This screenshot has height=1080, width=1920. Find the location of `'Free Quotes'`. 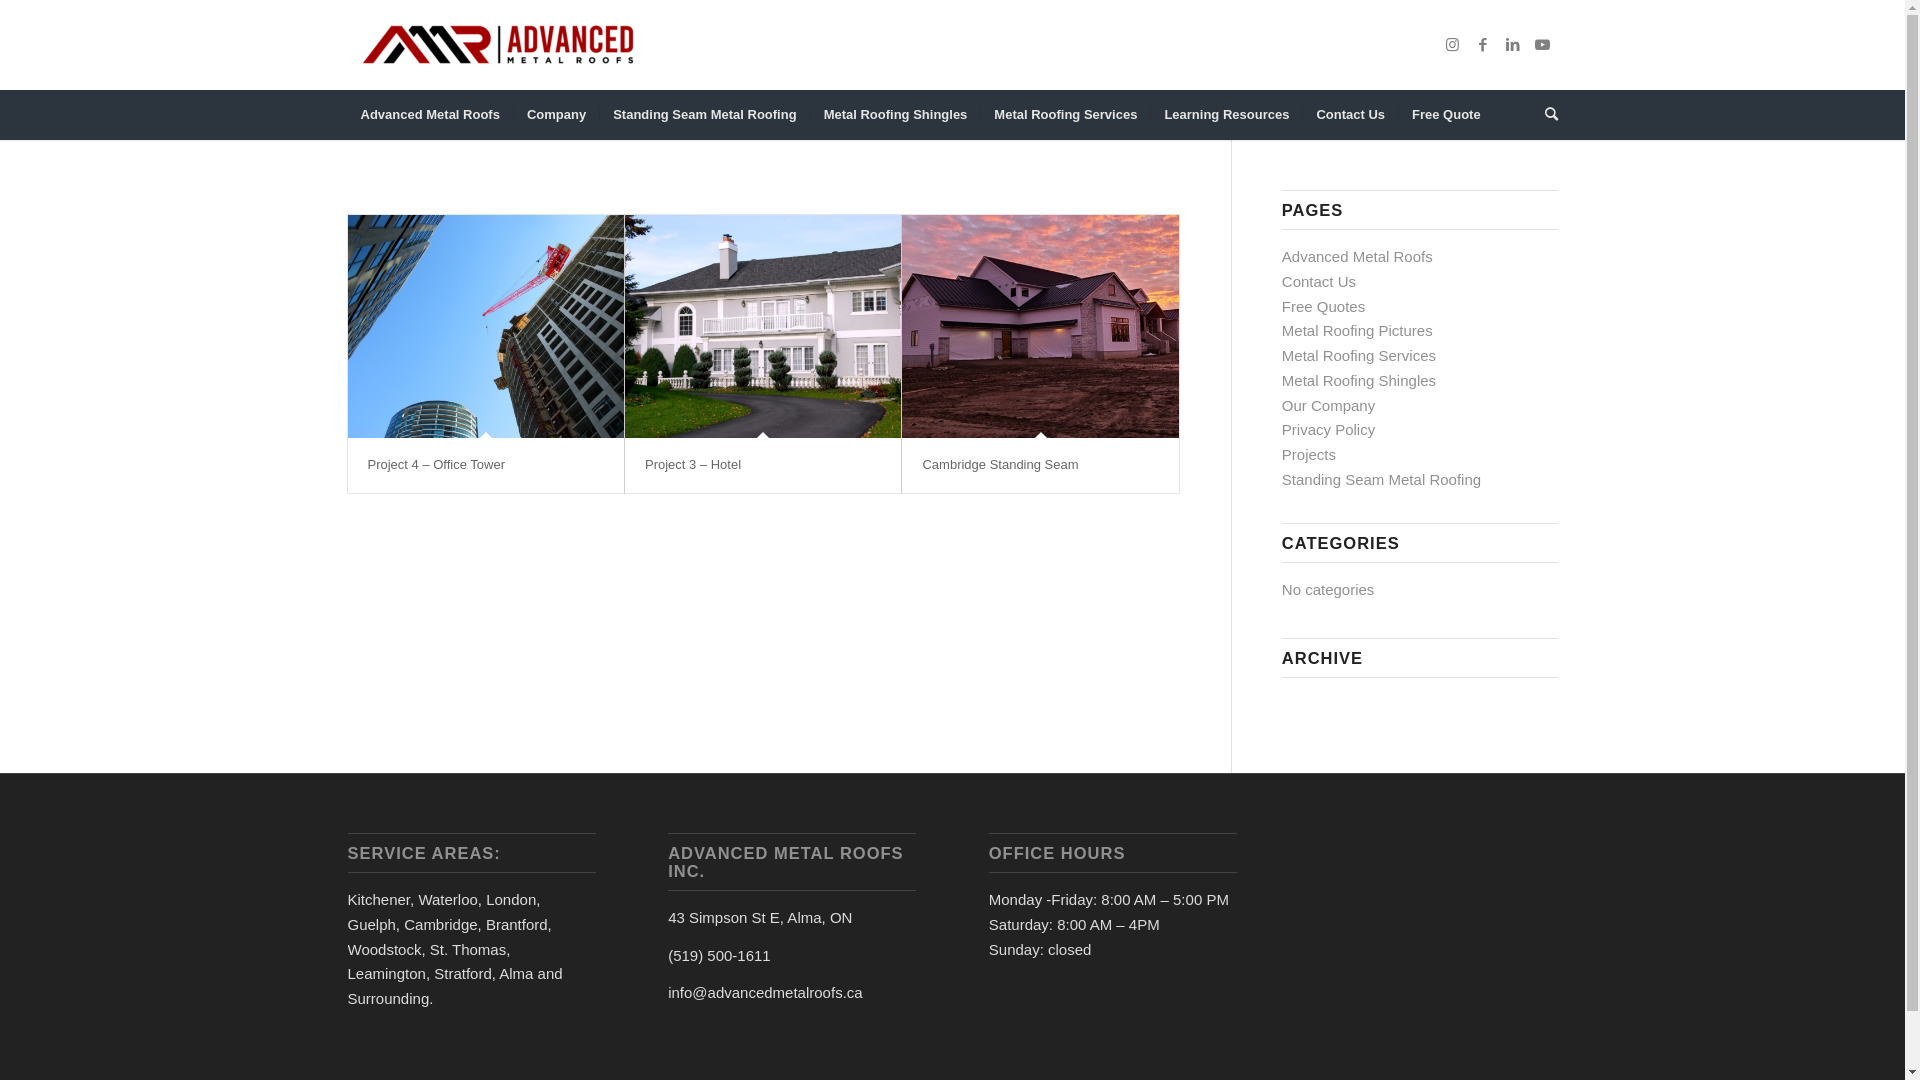

'Free Quotes' is located at coordinates (1281, 306).